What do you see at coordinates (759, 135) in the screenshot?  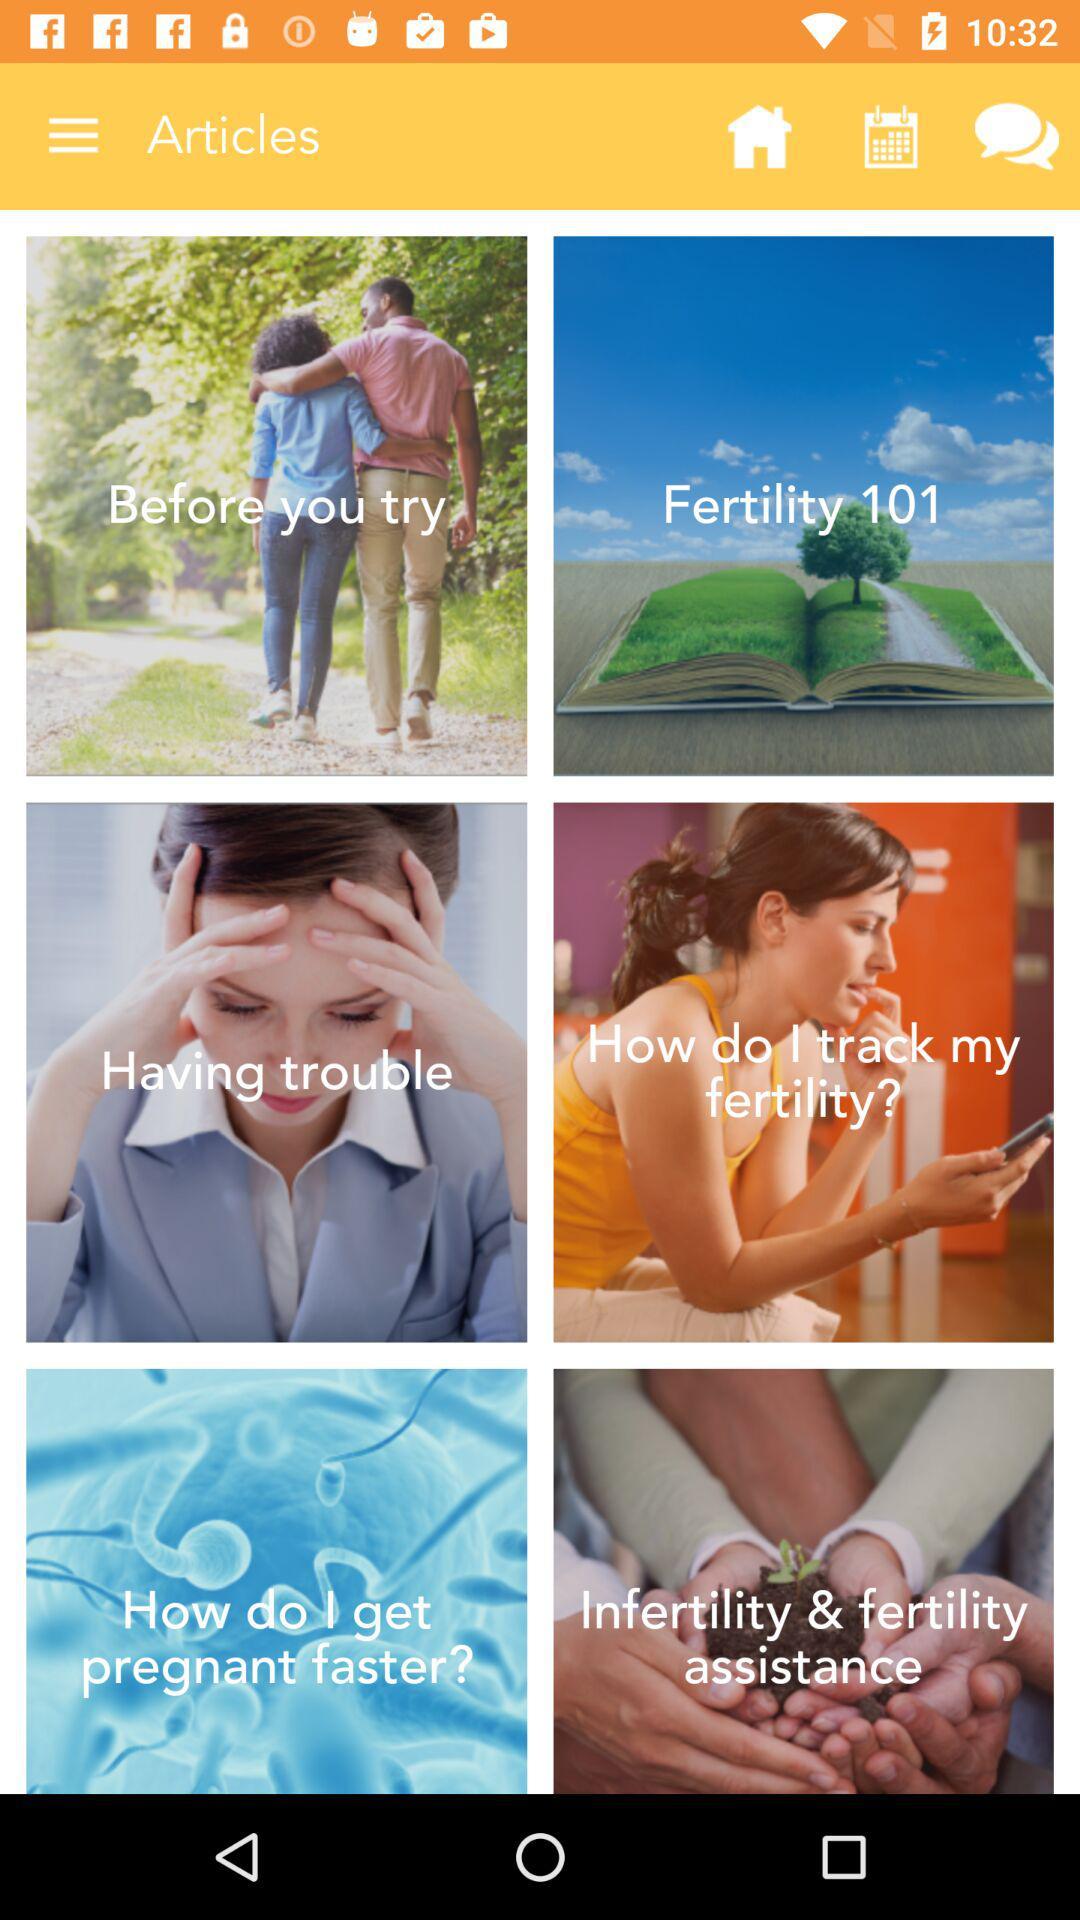 I see `icon to the right of the articles` at bounding box center [759, 135].